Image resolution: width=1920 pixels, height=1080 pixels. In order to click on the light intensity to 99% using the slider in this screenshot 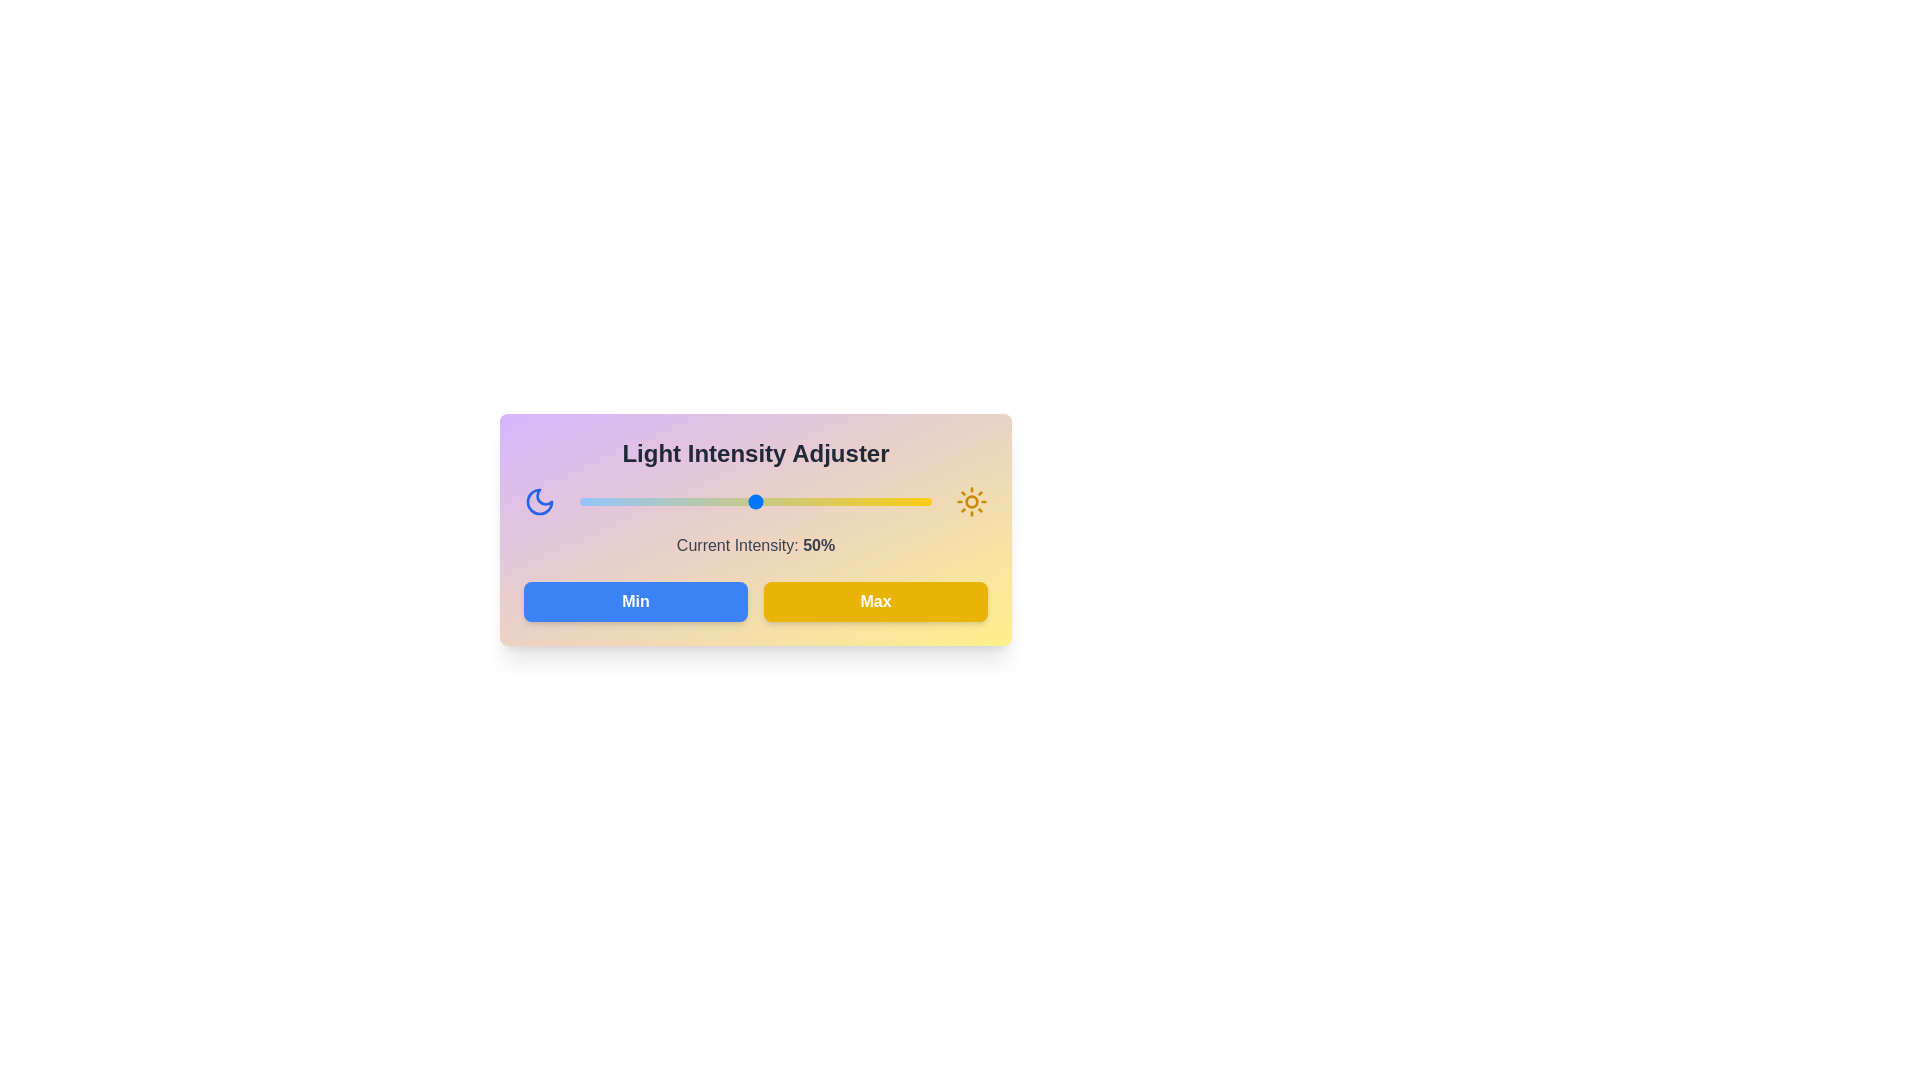, I will do `click(927, 500)`.